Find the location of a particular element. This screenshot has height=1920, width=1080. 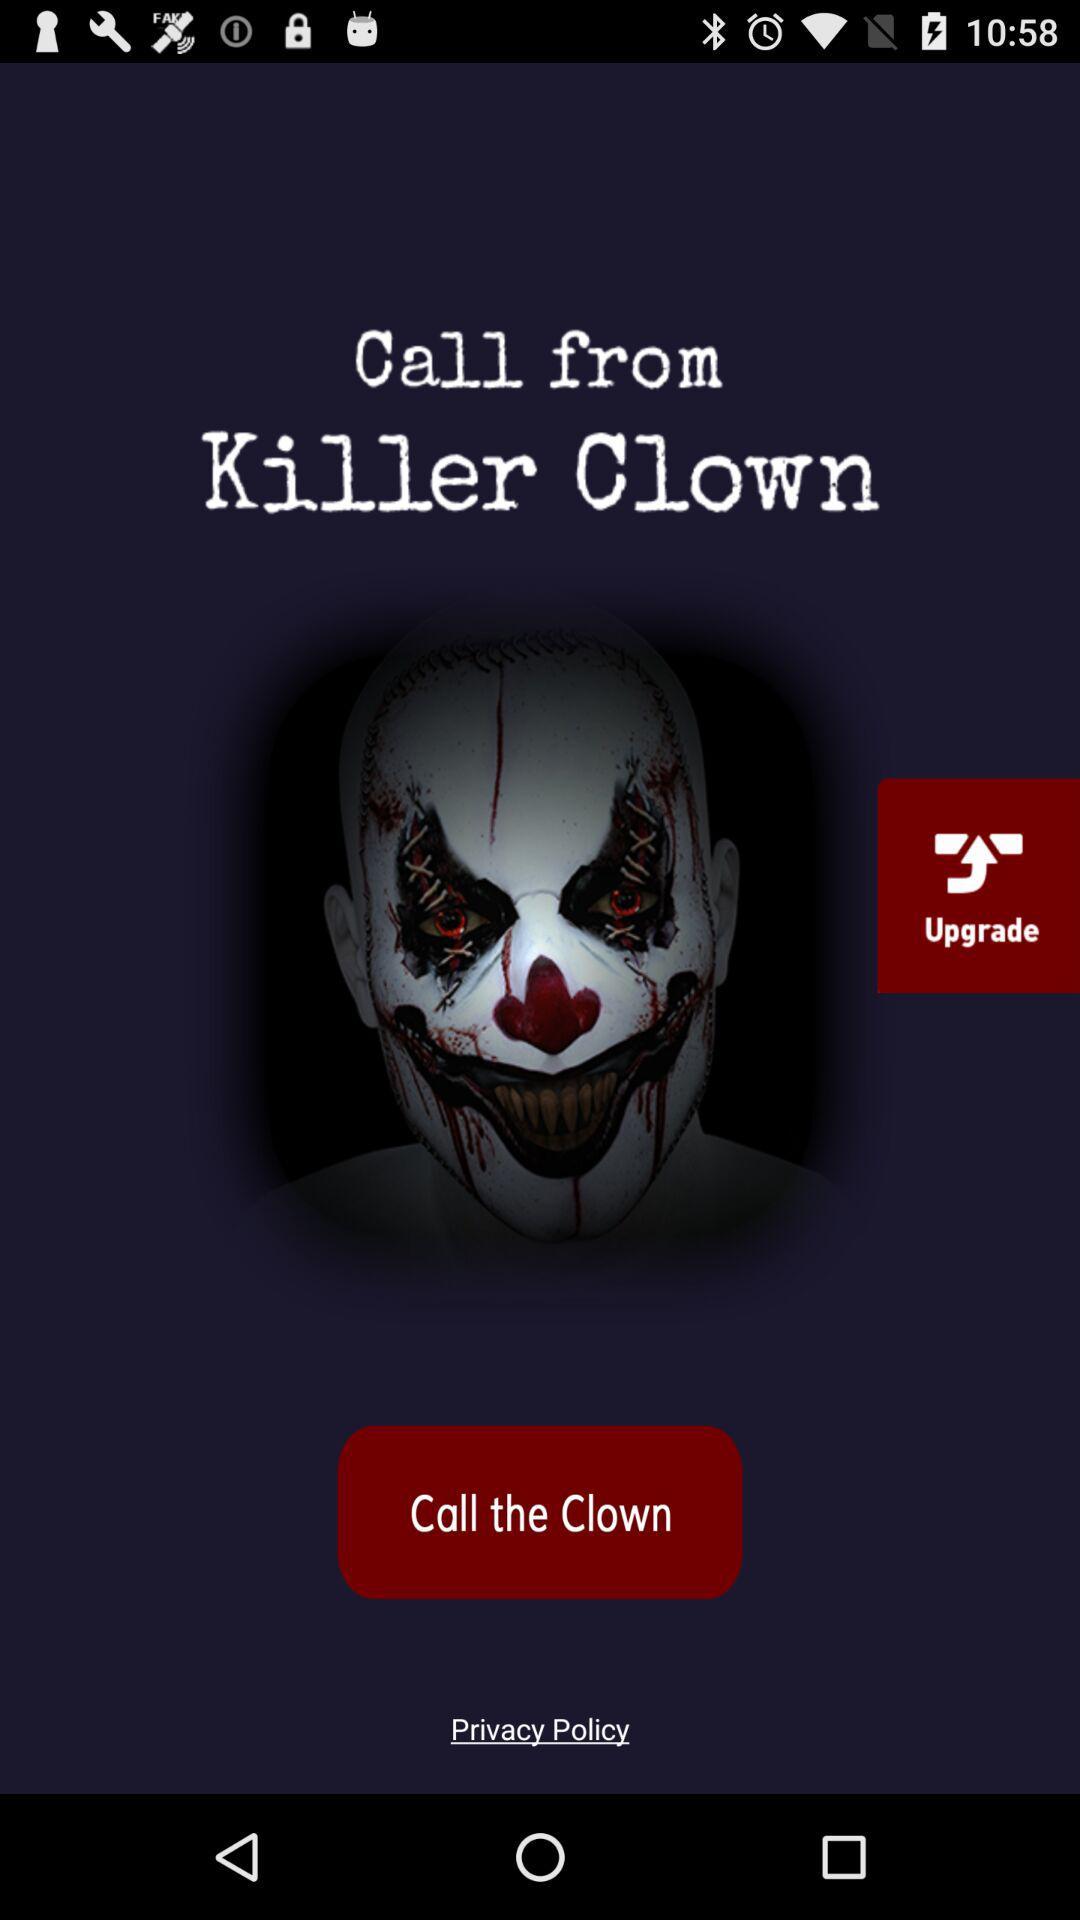

upgrade app is located at coordinates (977, 883).